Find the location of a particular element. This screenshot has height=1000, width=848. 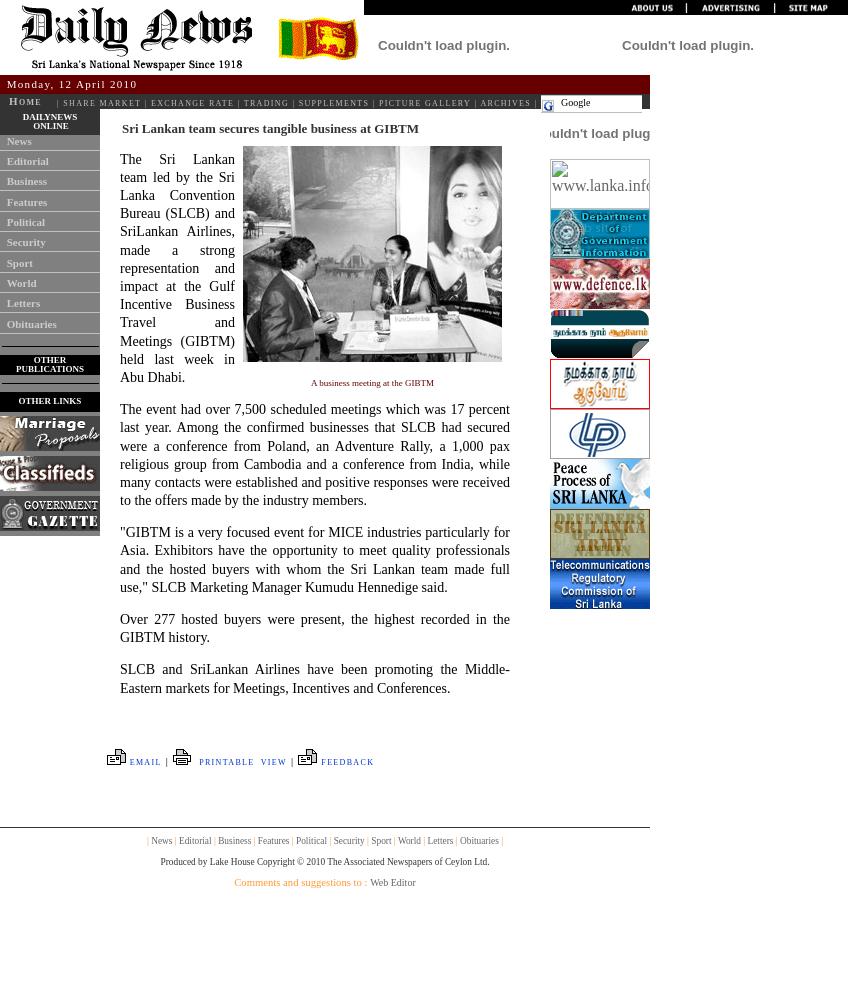

'The event had over 7,500 scheduled meetings which was 17 percent last 
		year. Among the confirmed businesses that SLCB had secured were a 
		conference from Poland, an Adventure Rally, a 1,000 pax religious group 
		from Cambodia and a conference from India, while many contacts were 
		established and positive responses were received to the offers made by 
		the industry members.' is located at coordinates (118, 454).